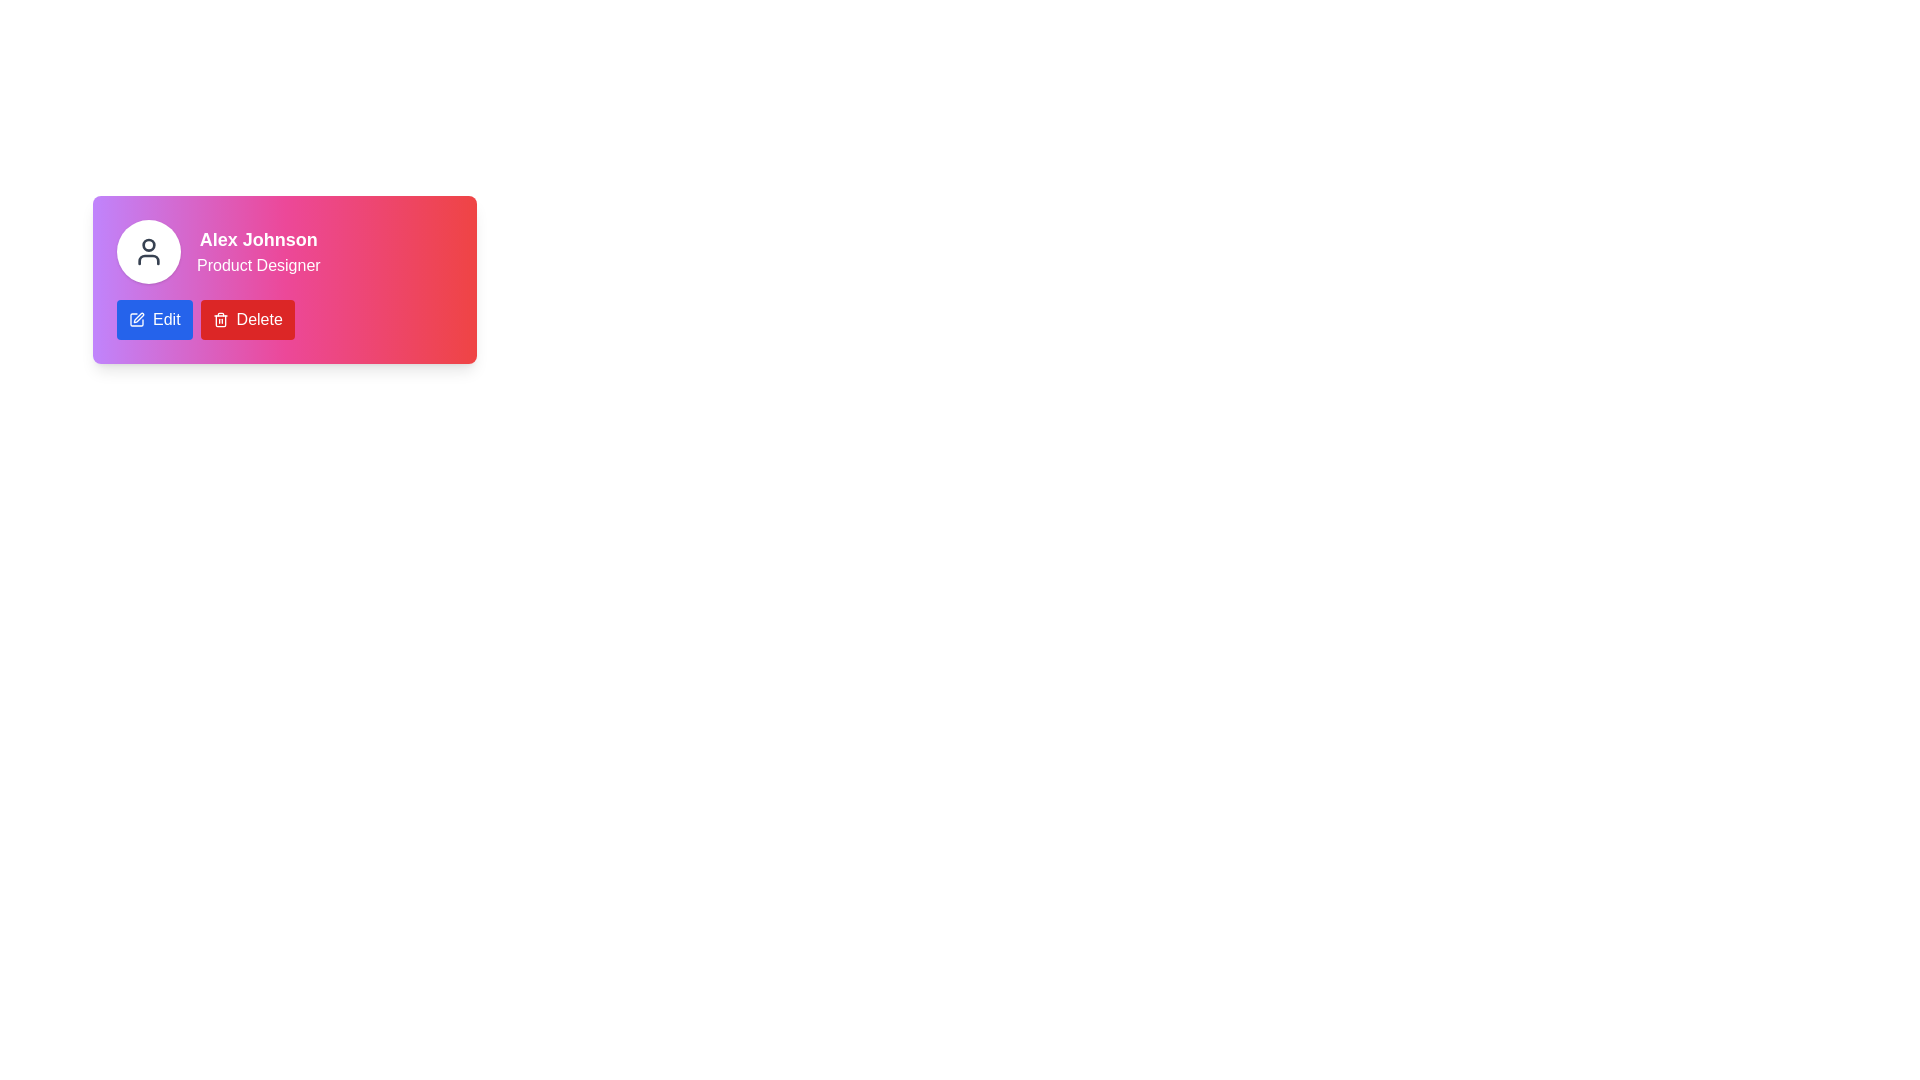 The width and height of the screenshot is (1920, 1080). I want to click on the first interactive button for initiating an edit action located beneath the text 'Alex Johnson', so click(153, 319).